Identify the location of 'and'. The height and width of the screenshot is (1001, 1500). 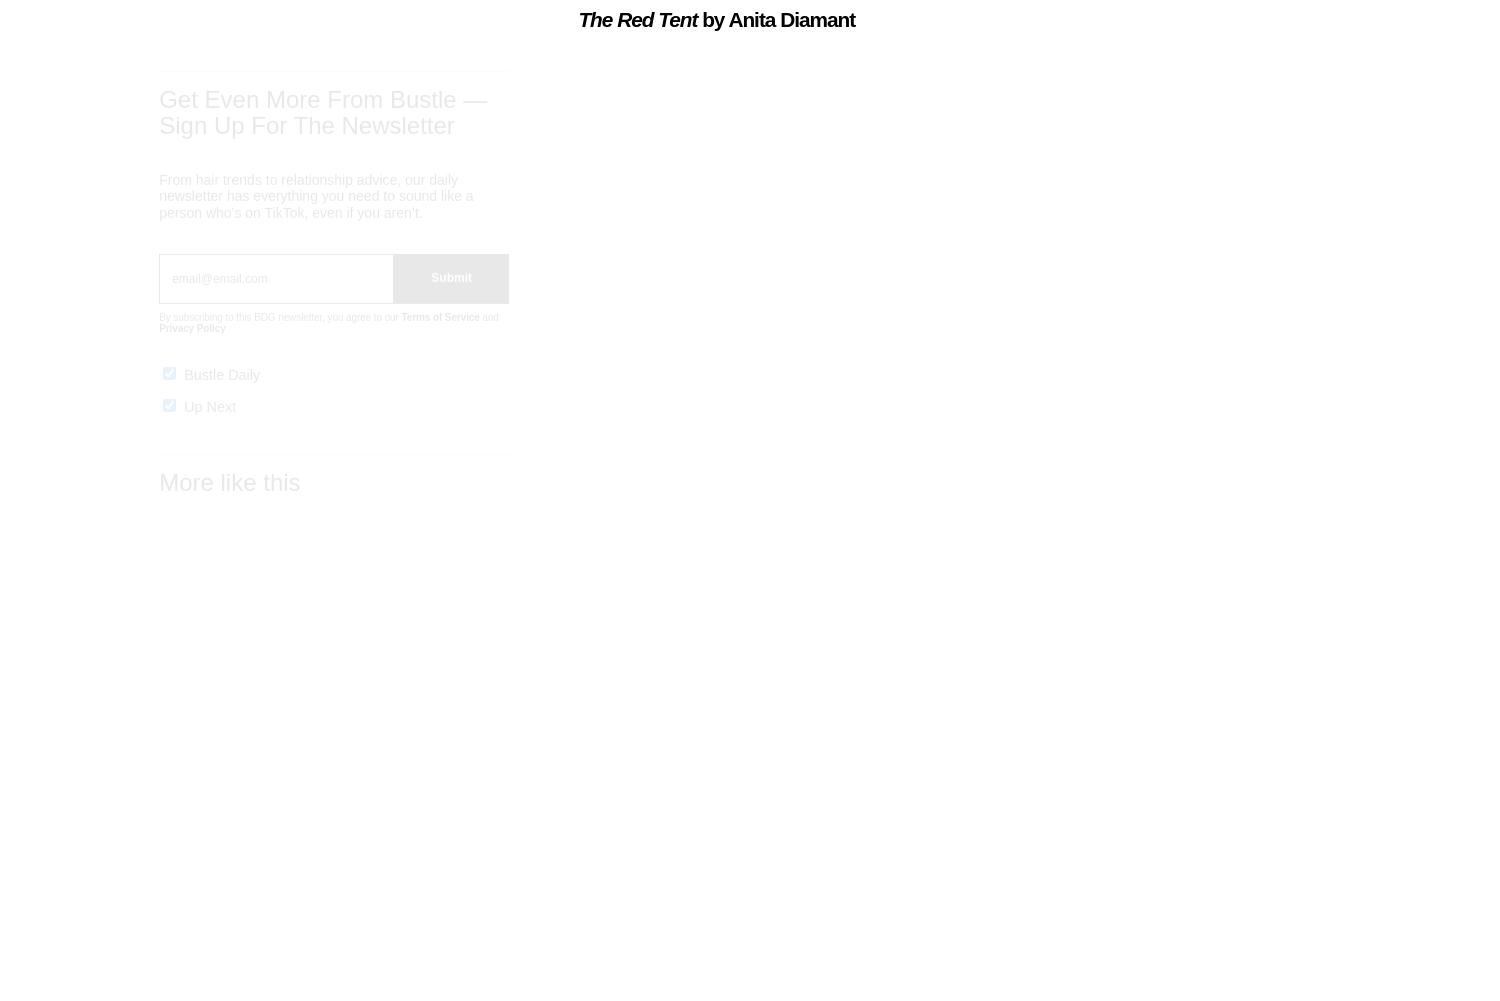
(487, 334).